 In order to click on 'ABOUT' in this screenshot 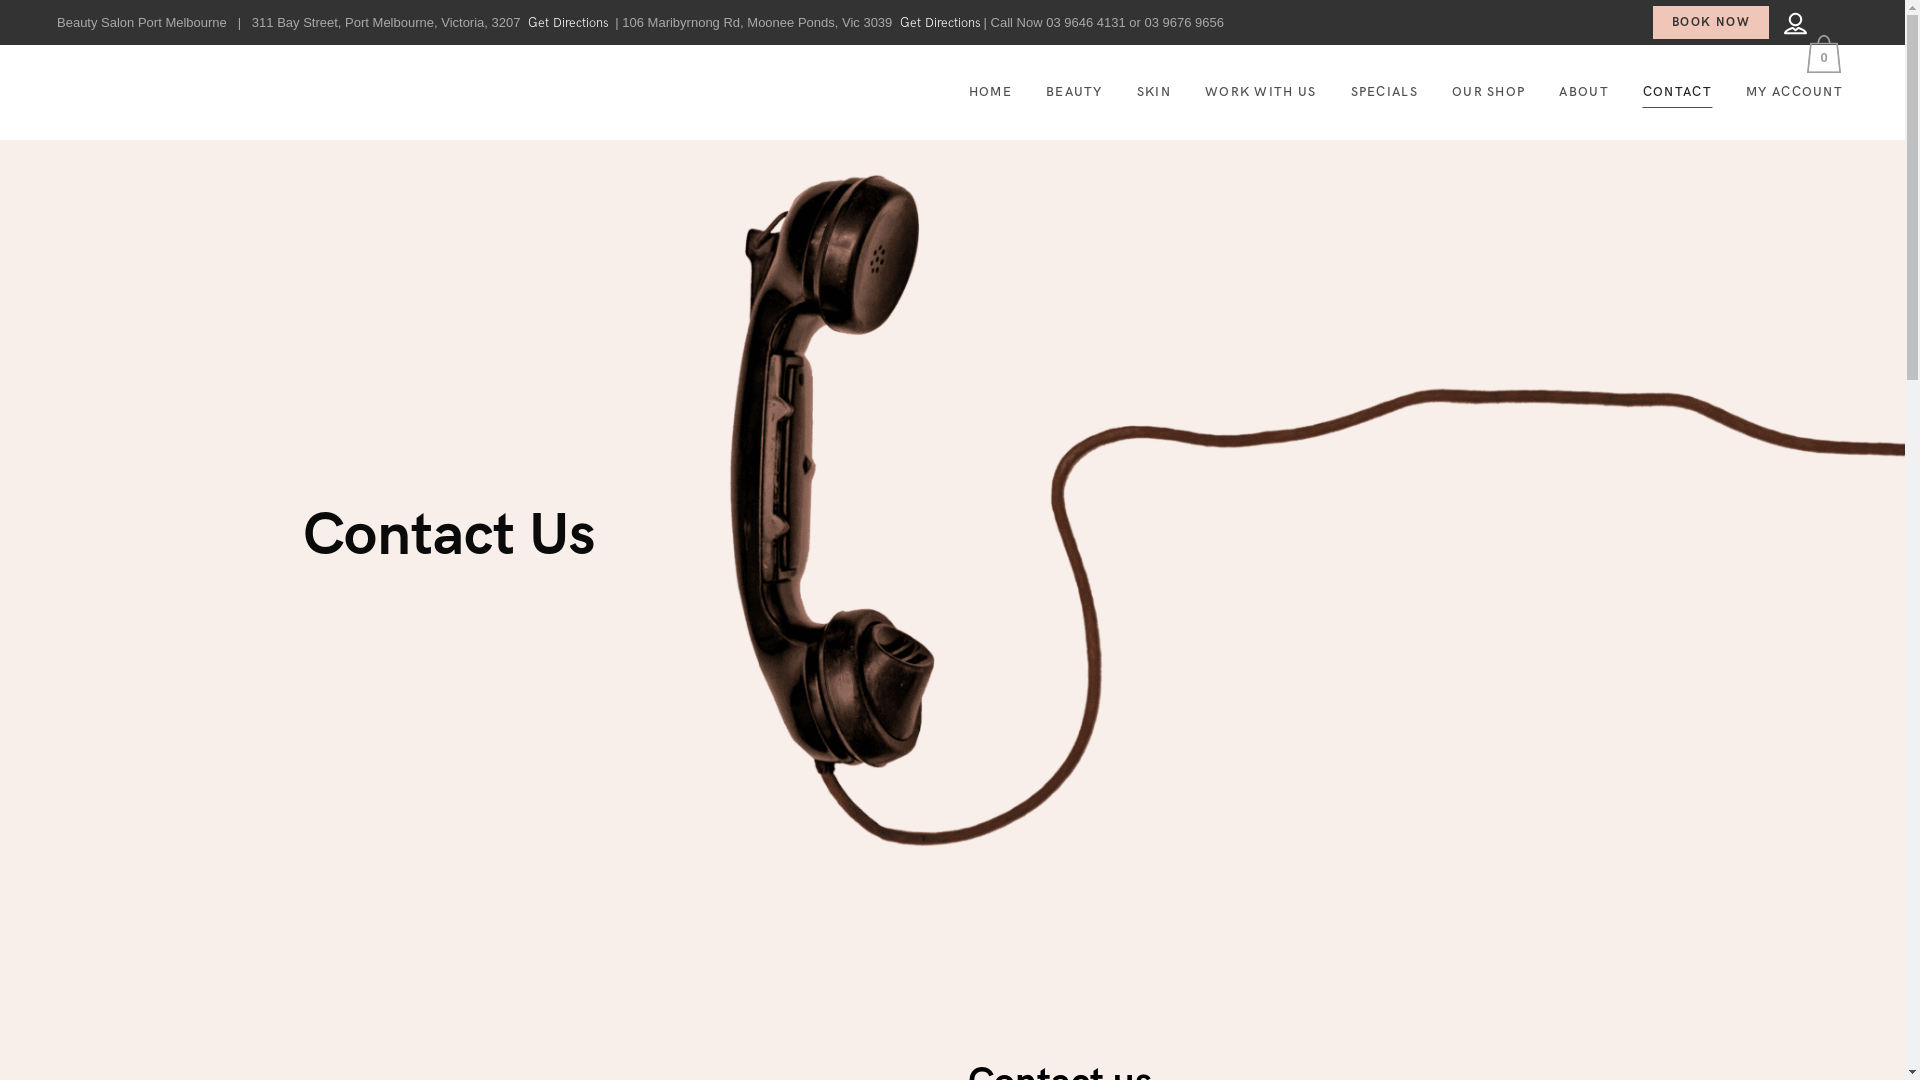, I will do `click(1583, 92)`.